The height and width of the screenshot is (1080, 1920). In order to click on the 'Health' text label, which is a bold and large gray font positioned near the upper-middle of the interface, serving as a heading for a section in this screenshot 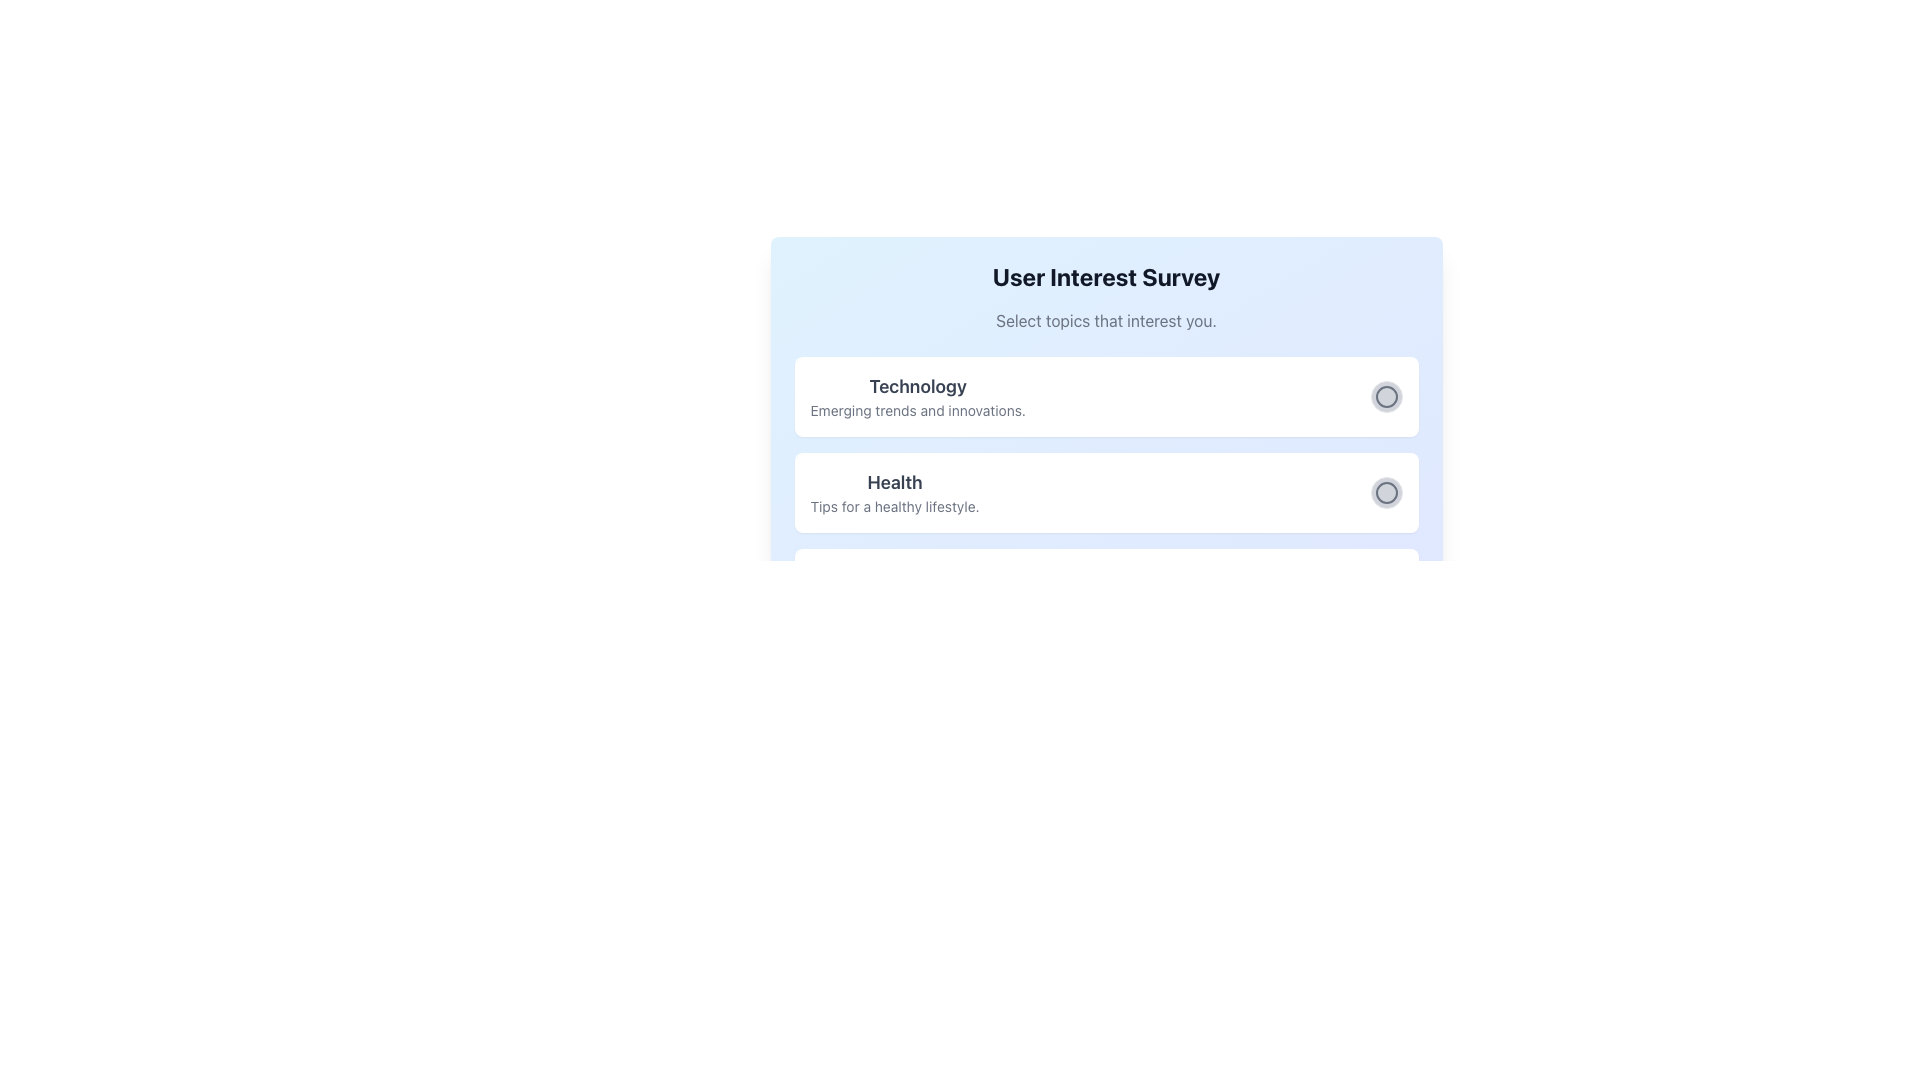, I will do `click(894, 482)`.